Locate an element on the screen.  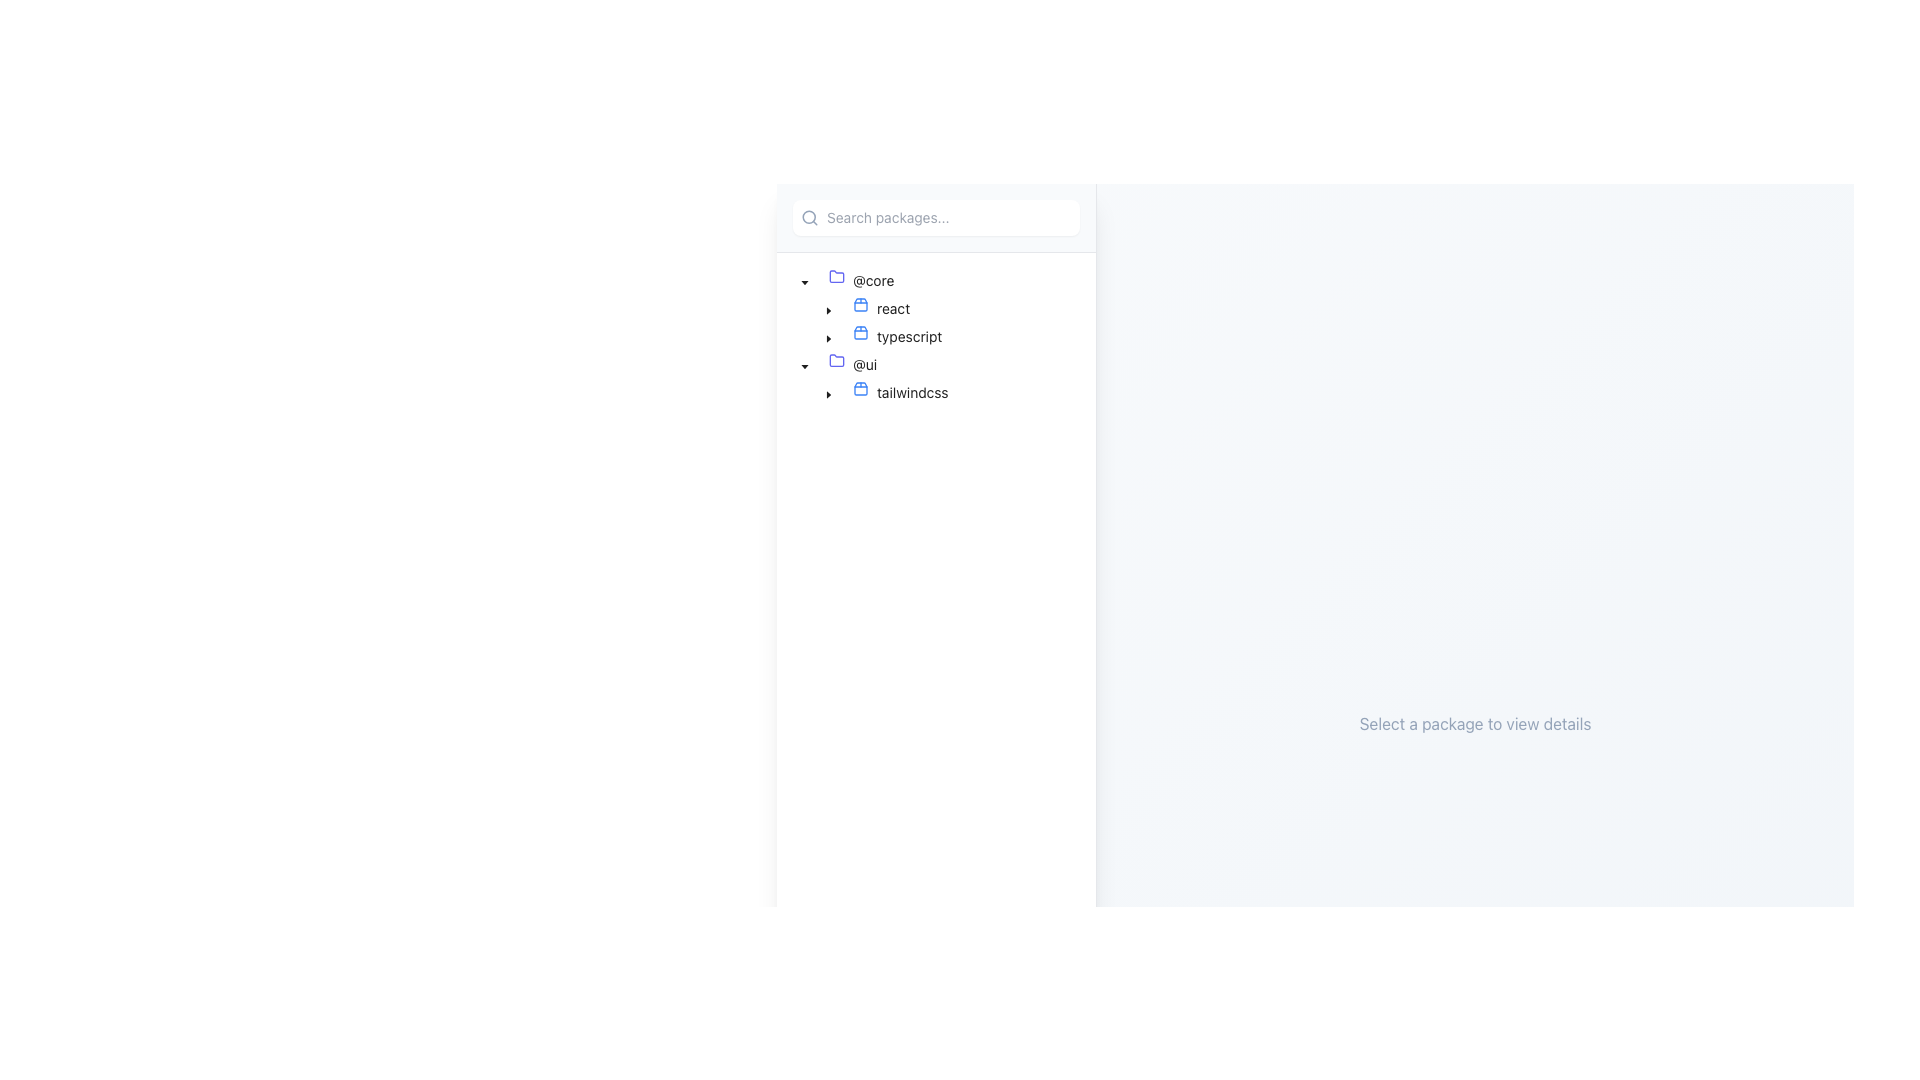
the icon representing the 'typescript' package in the tree structure is located at coordinates (860, 331).